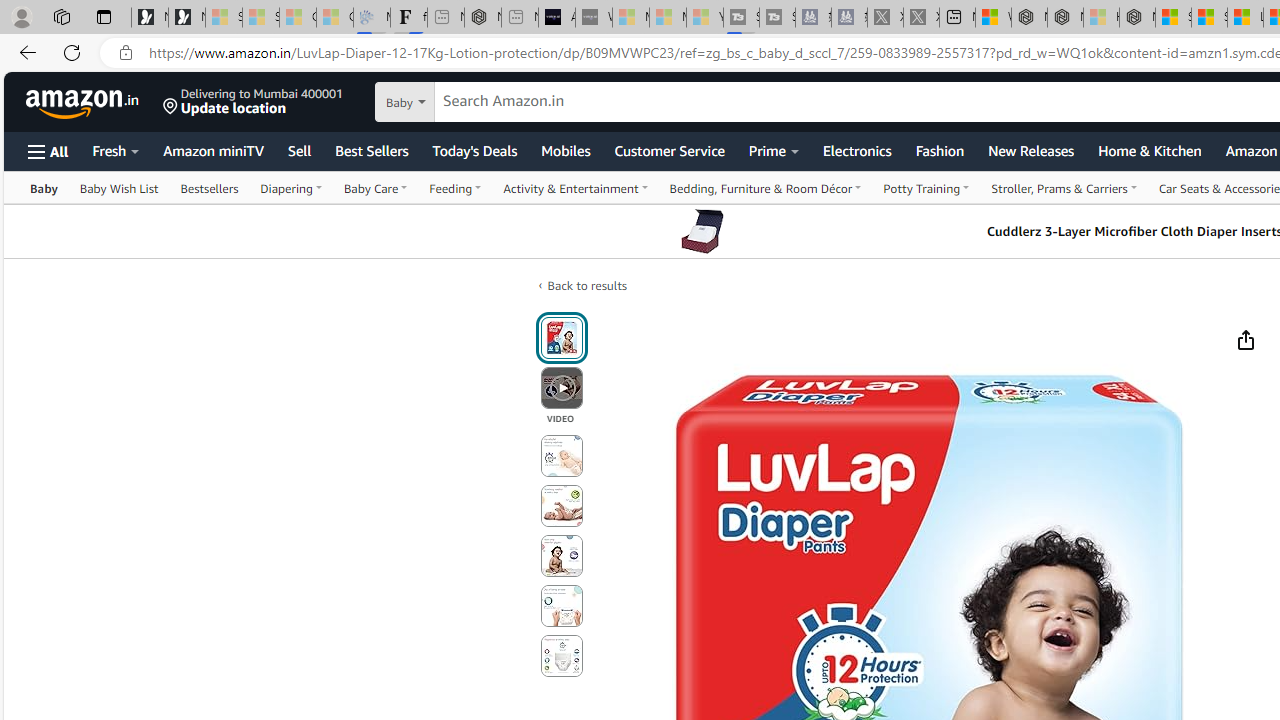 The width and height of the screenshot is (1280, 720). I want to click on 'Nordace - #1 Japanese Best-Seller - Siena Smart Backpack', so click(482, 17).